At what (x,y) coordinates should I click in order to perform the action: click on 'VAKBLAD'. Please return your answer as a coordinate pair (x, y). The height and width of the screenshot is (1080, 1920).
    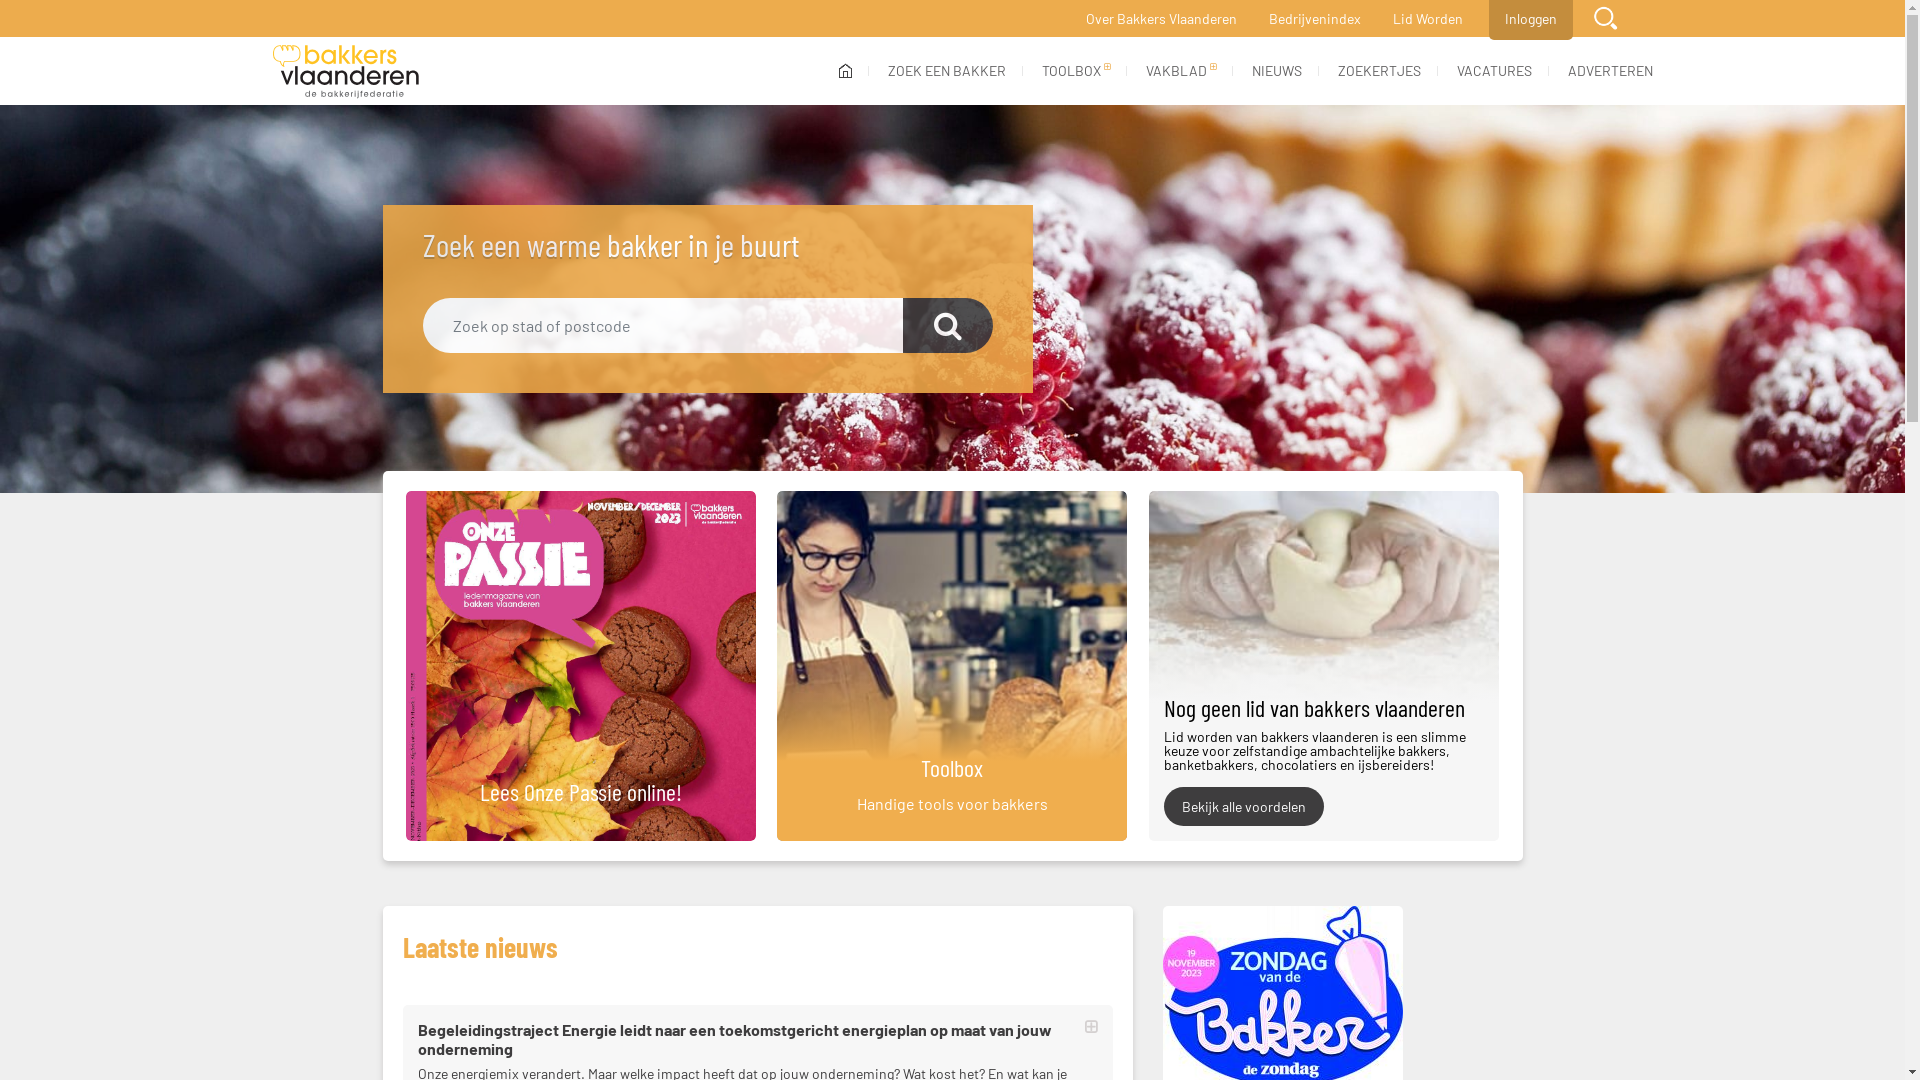
    Looking at the image, I should click on (1180, 69).